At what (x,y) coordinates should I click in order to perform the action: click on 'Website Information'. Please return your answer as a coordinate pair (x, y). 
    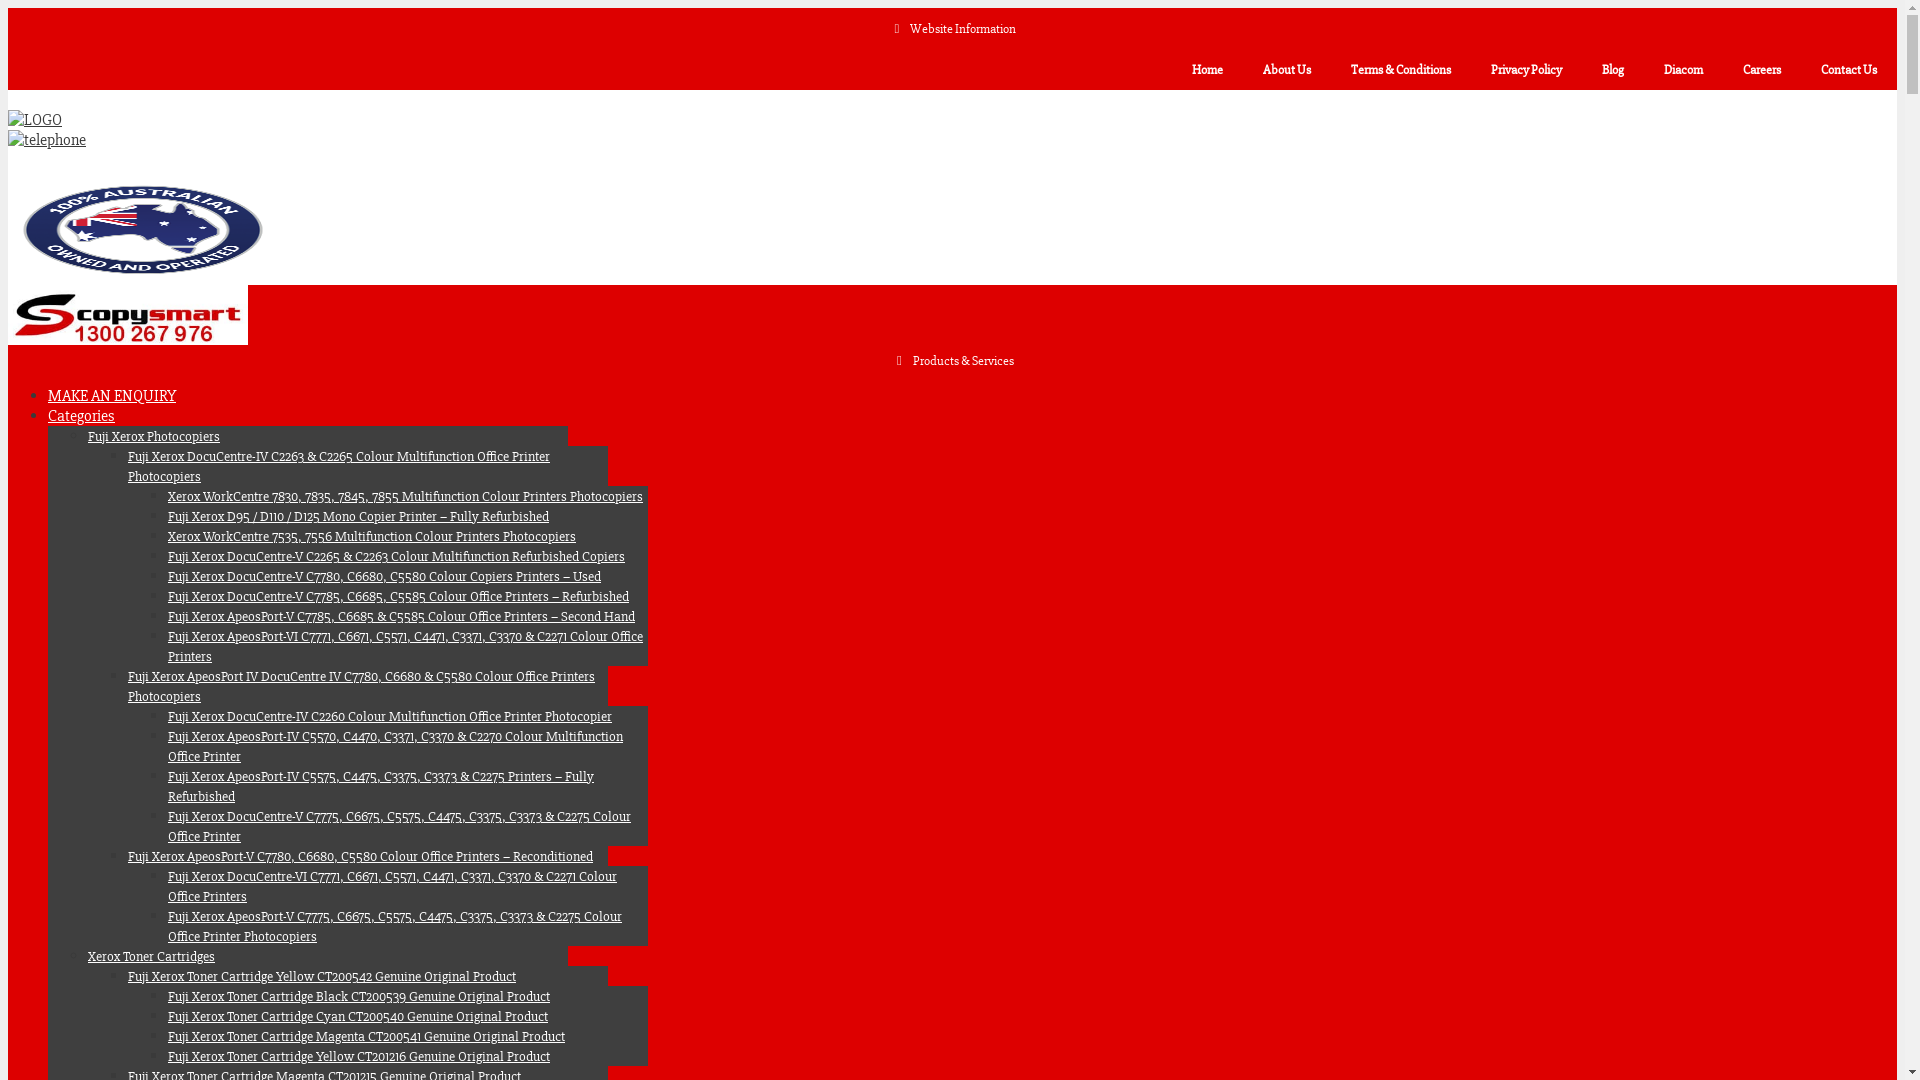
    Looking at the image, I should click on (951, 29).